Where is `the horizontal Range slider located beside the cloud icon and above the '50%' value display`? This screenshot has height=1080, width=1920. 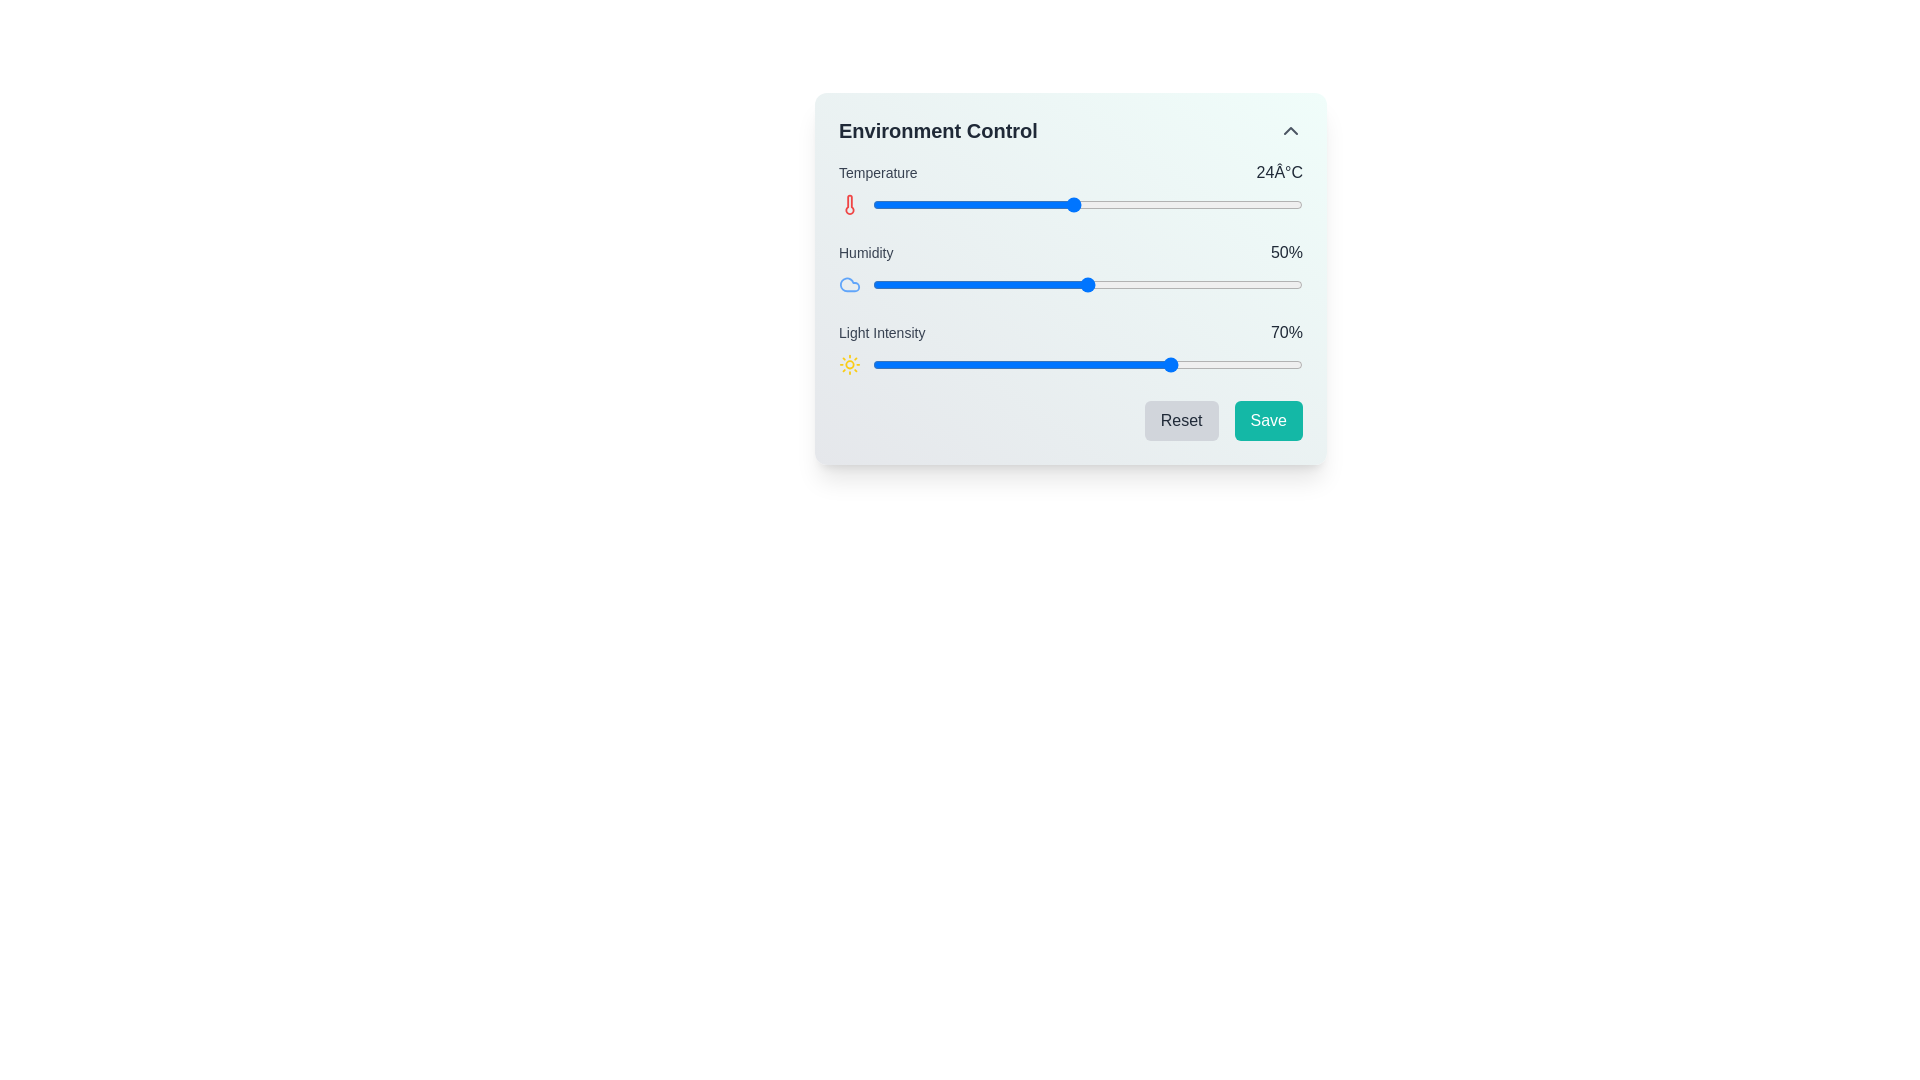
the horizontal Range slider located beside the cloud icon and above the '50%' value display is located at coordinates (1087, 285).